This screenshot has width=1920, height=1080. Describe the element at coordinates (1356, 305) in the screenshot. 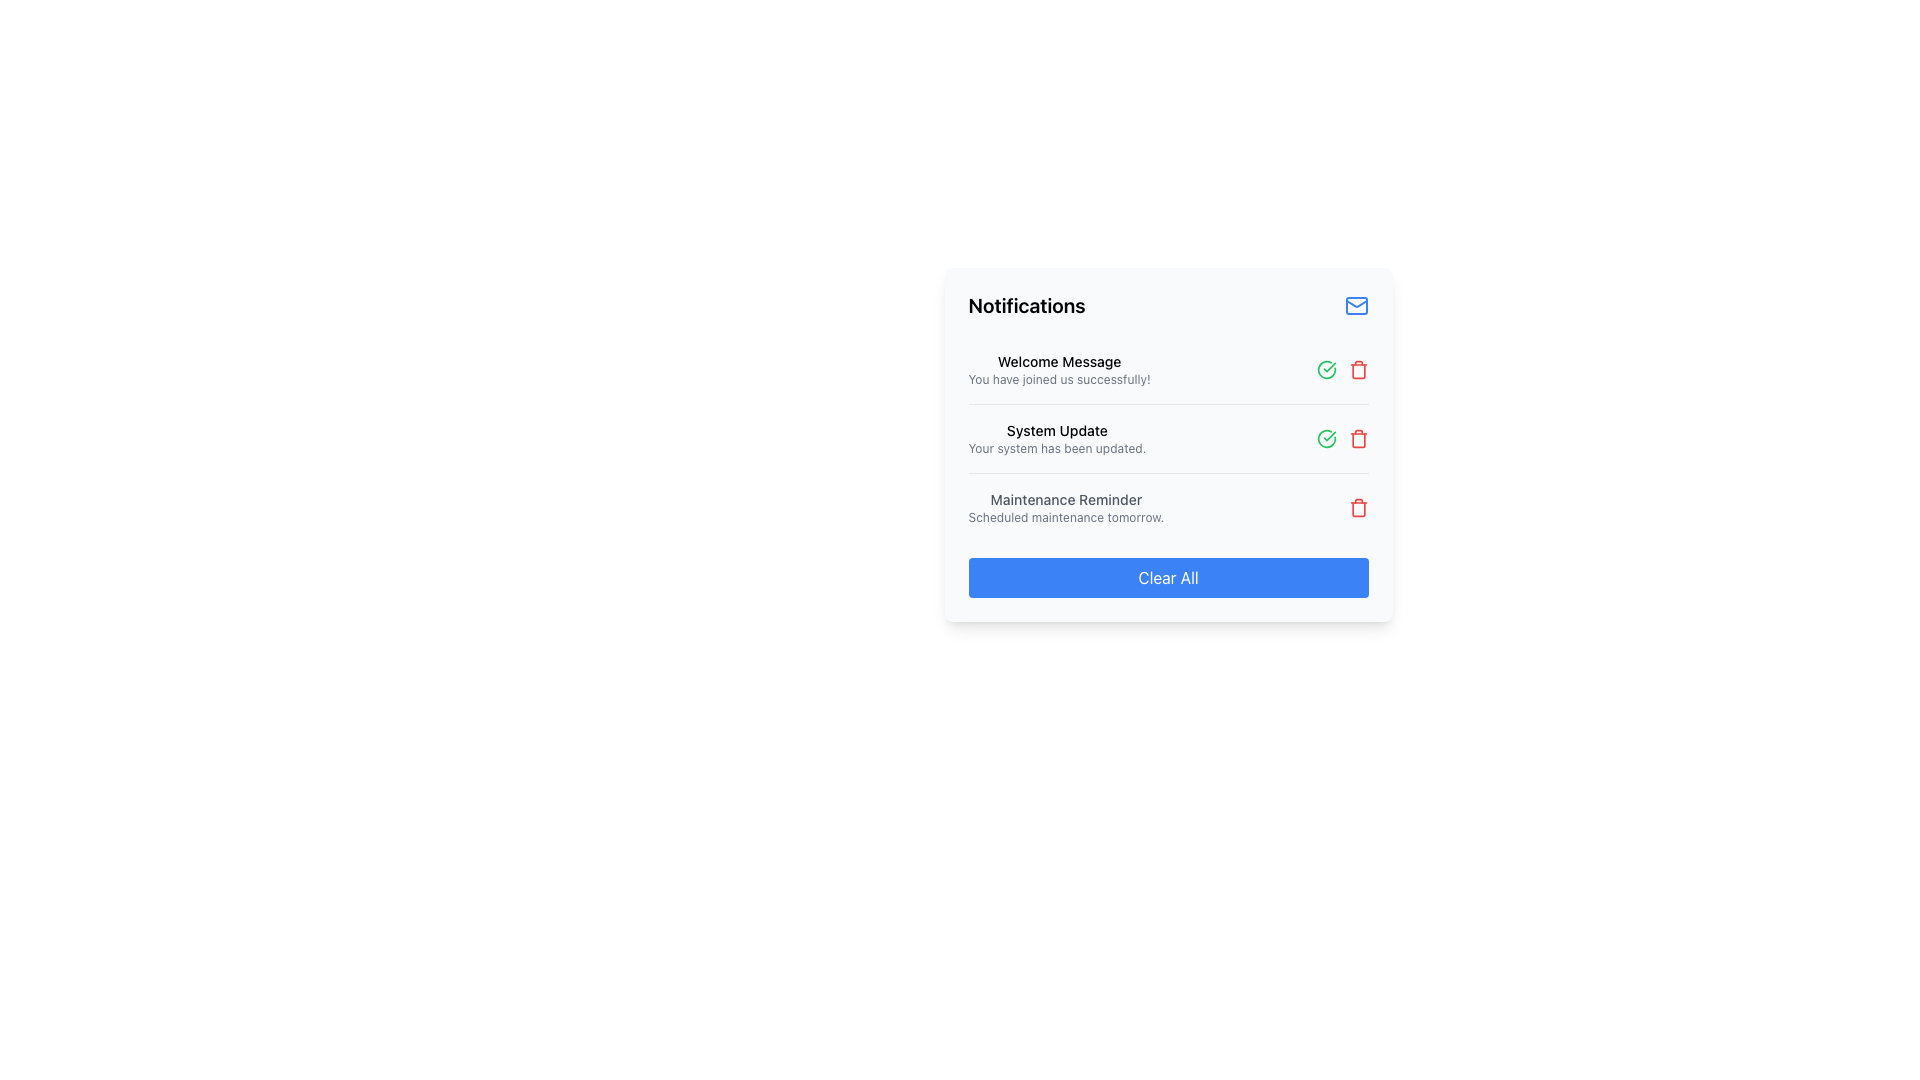

I see `the mail notification icon located at the top-right corner of the notifications panel` at that location.